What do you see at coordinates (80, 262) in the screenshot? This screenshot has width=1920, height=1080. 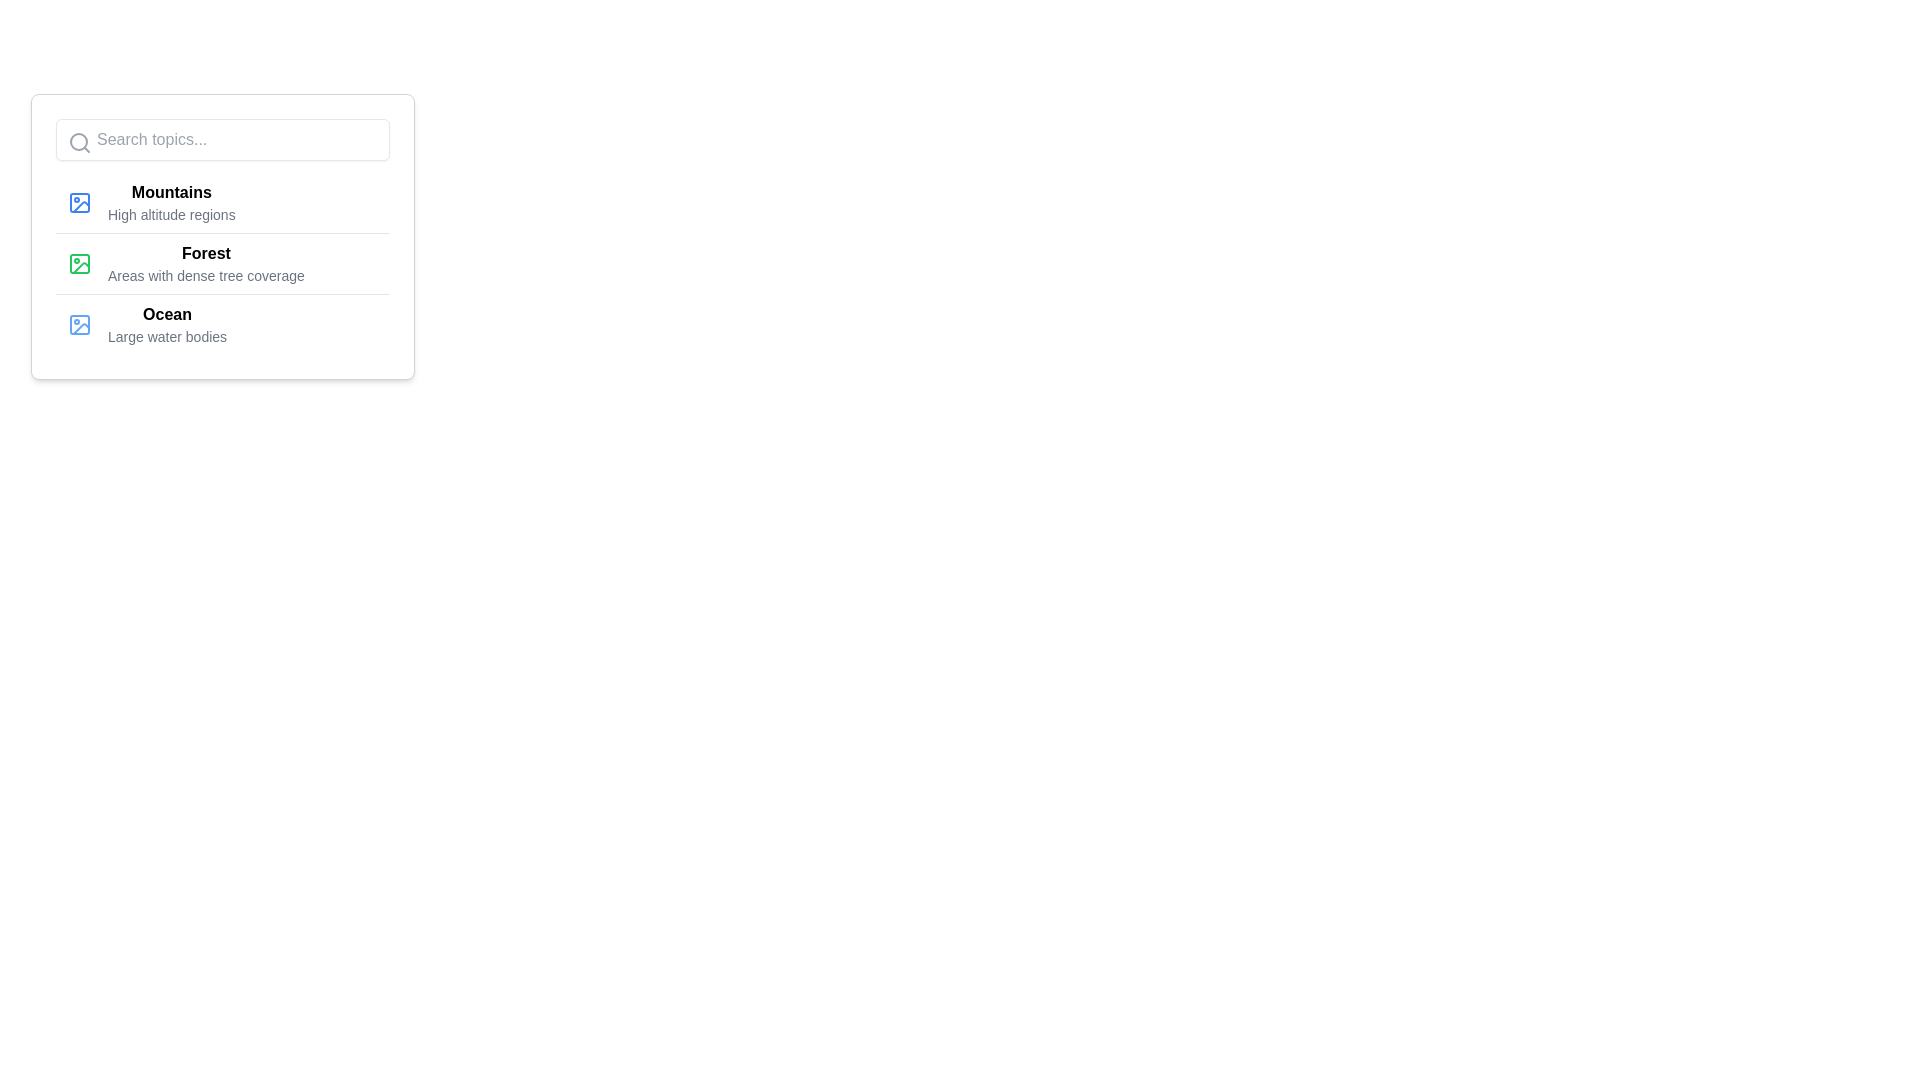 I see `the 'Forest' icon located adjacent to the text 'Areas with dense tree coverage' and 'Forest'` at bounding box center [80, 262].